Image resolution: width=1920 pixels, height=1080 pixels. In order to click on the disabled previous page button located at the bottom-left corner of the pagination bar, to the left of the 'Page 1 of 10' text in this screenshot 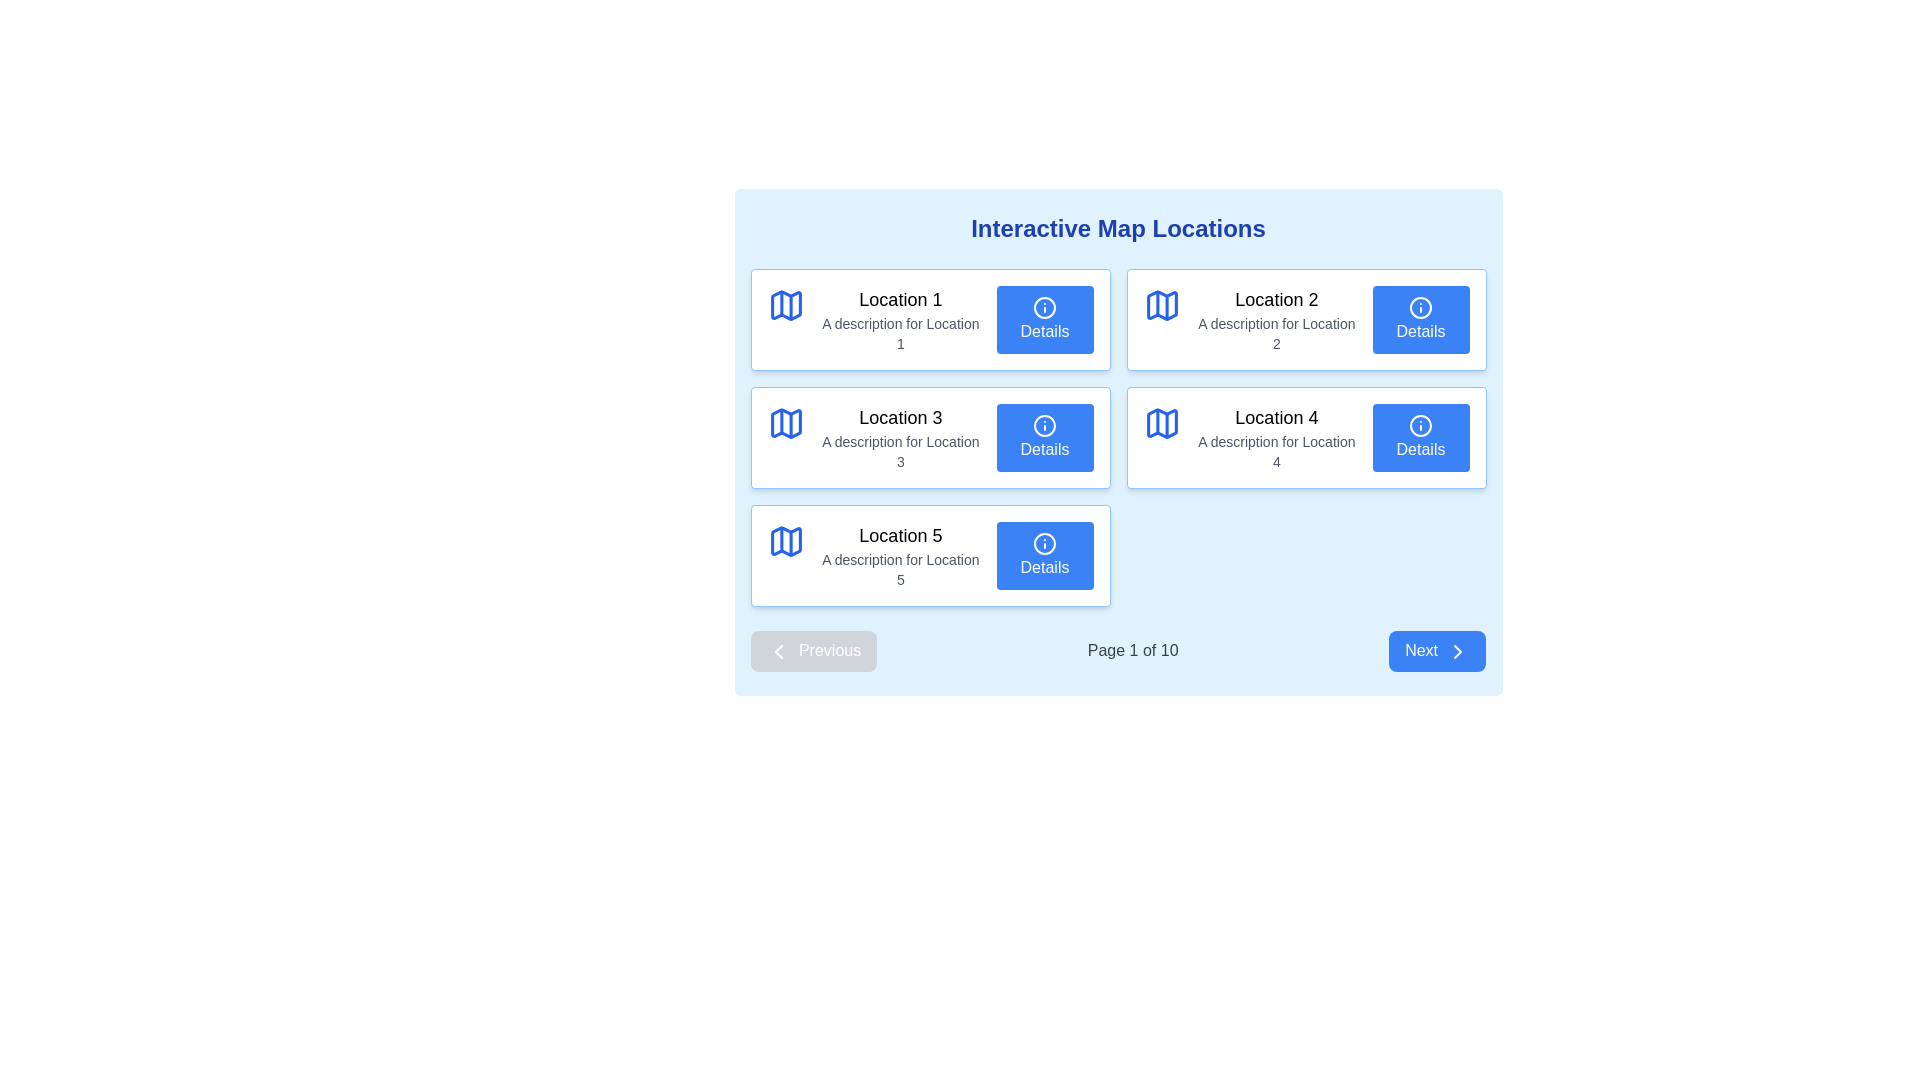, I will do `click(813, 651)`.